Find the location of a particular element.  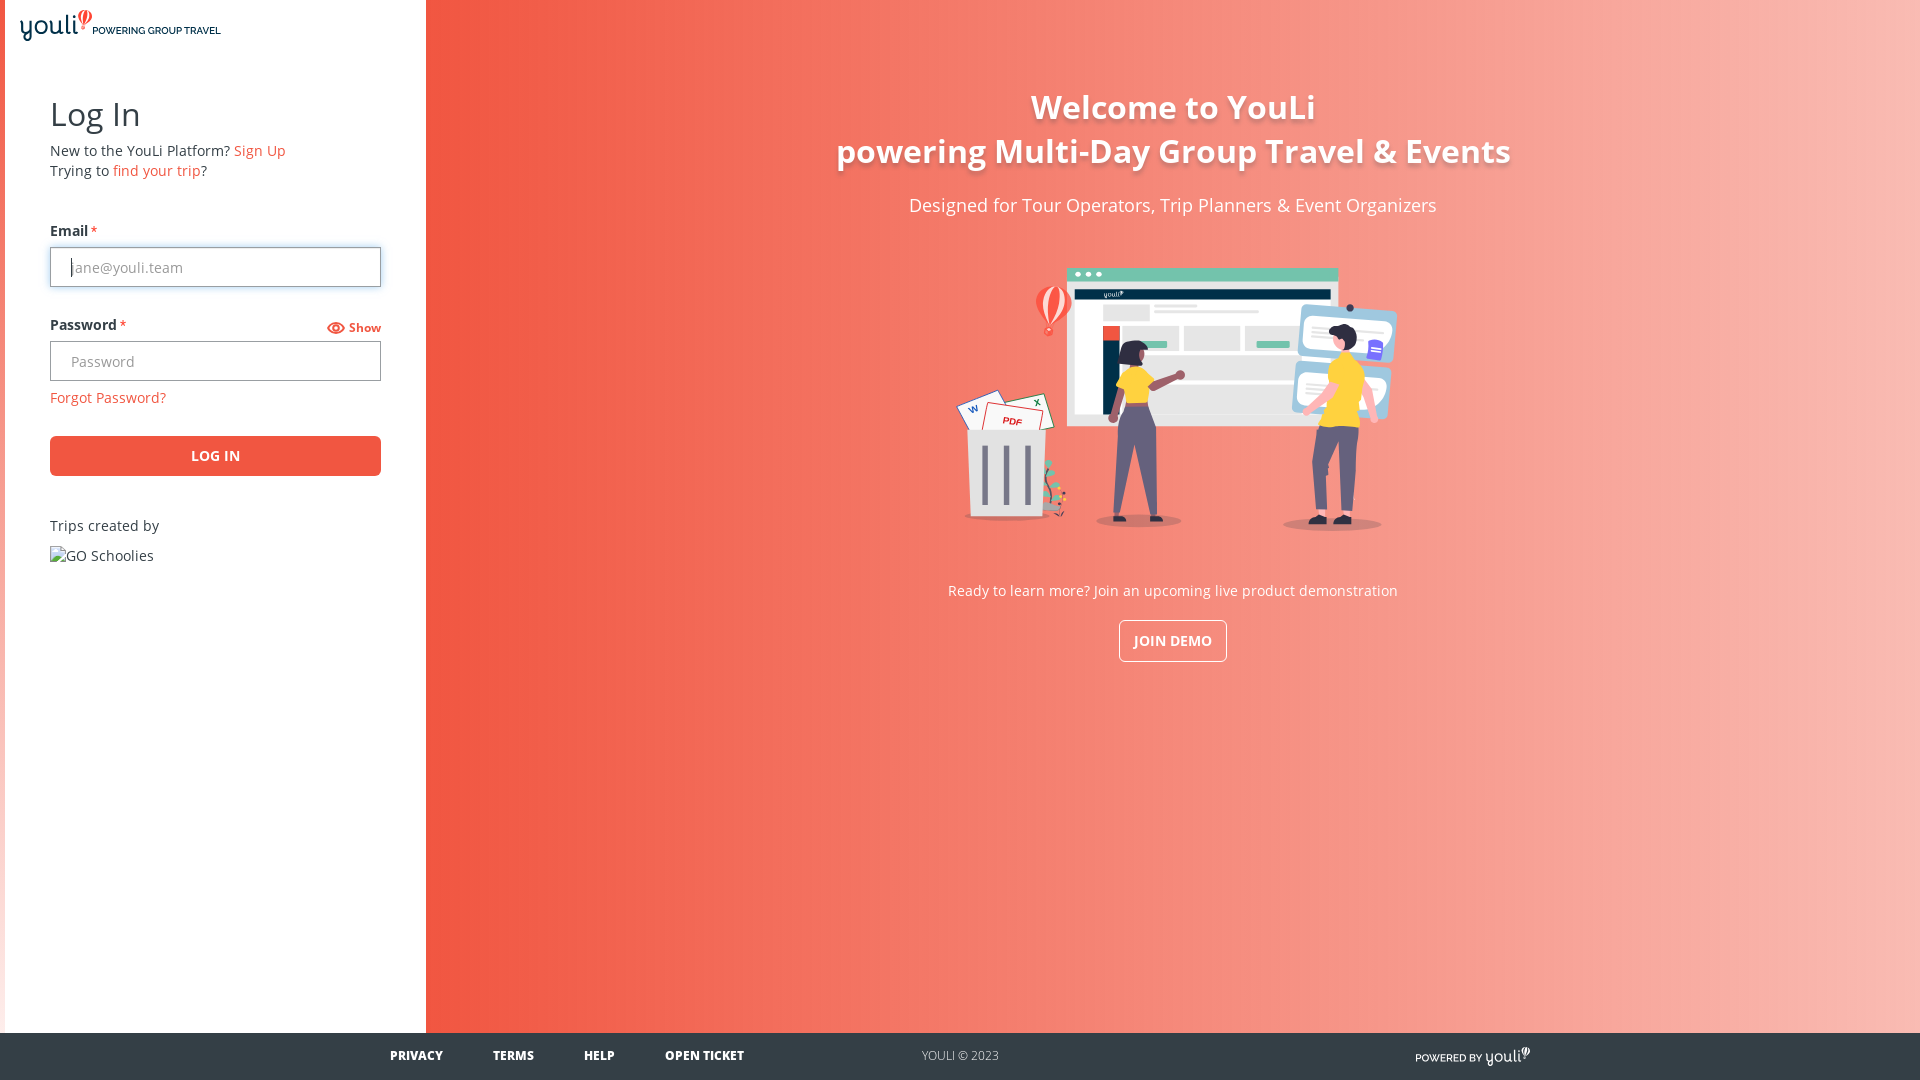

'HELP' is located at coordinates (598, 1054).